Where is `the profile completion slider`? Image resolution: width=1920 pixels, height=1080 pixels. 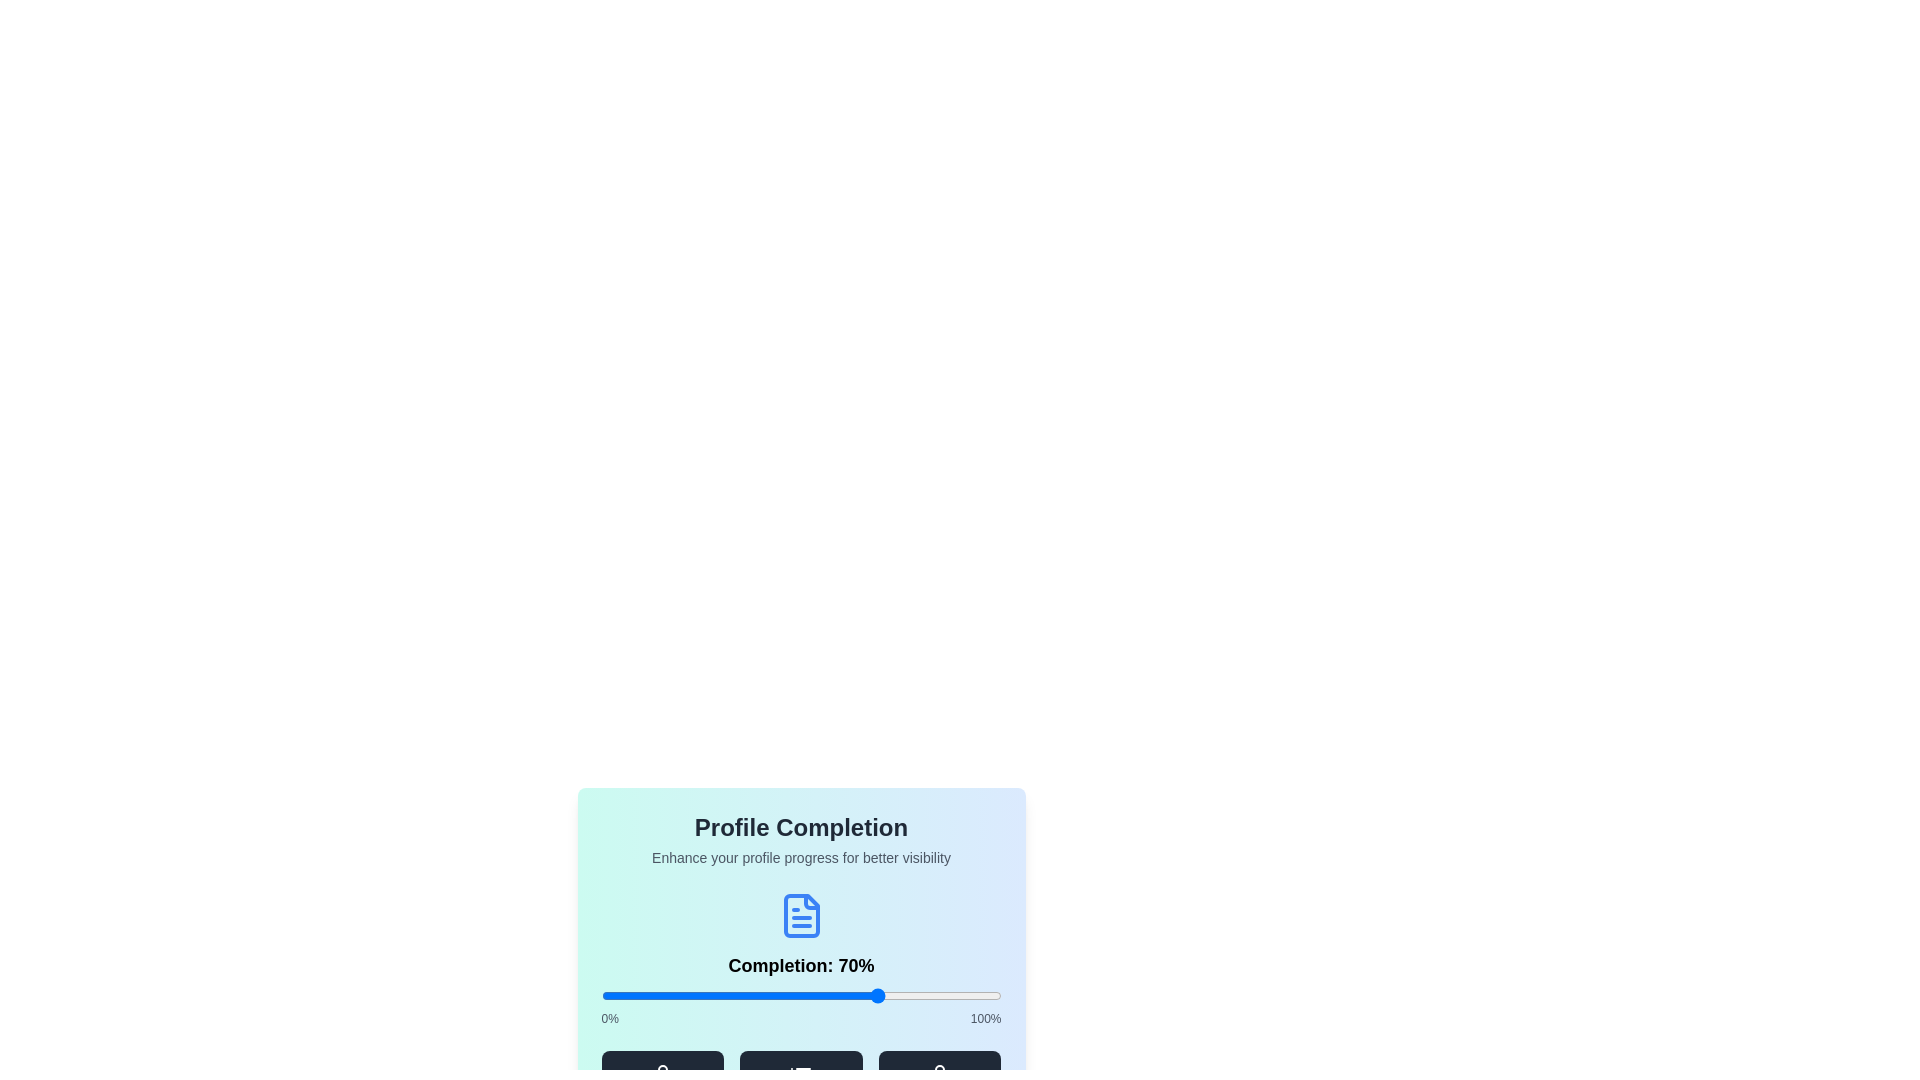 the profile completion slider is located at coordinates (669, 995).